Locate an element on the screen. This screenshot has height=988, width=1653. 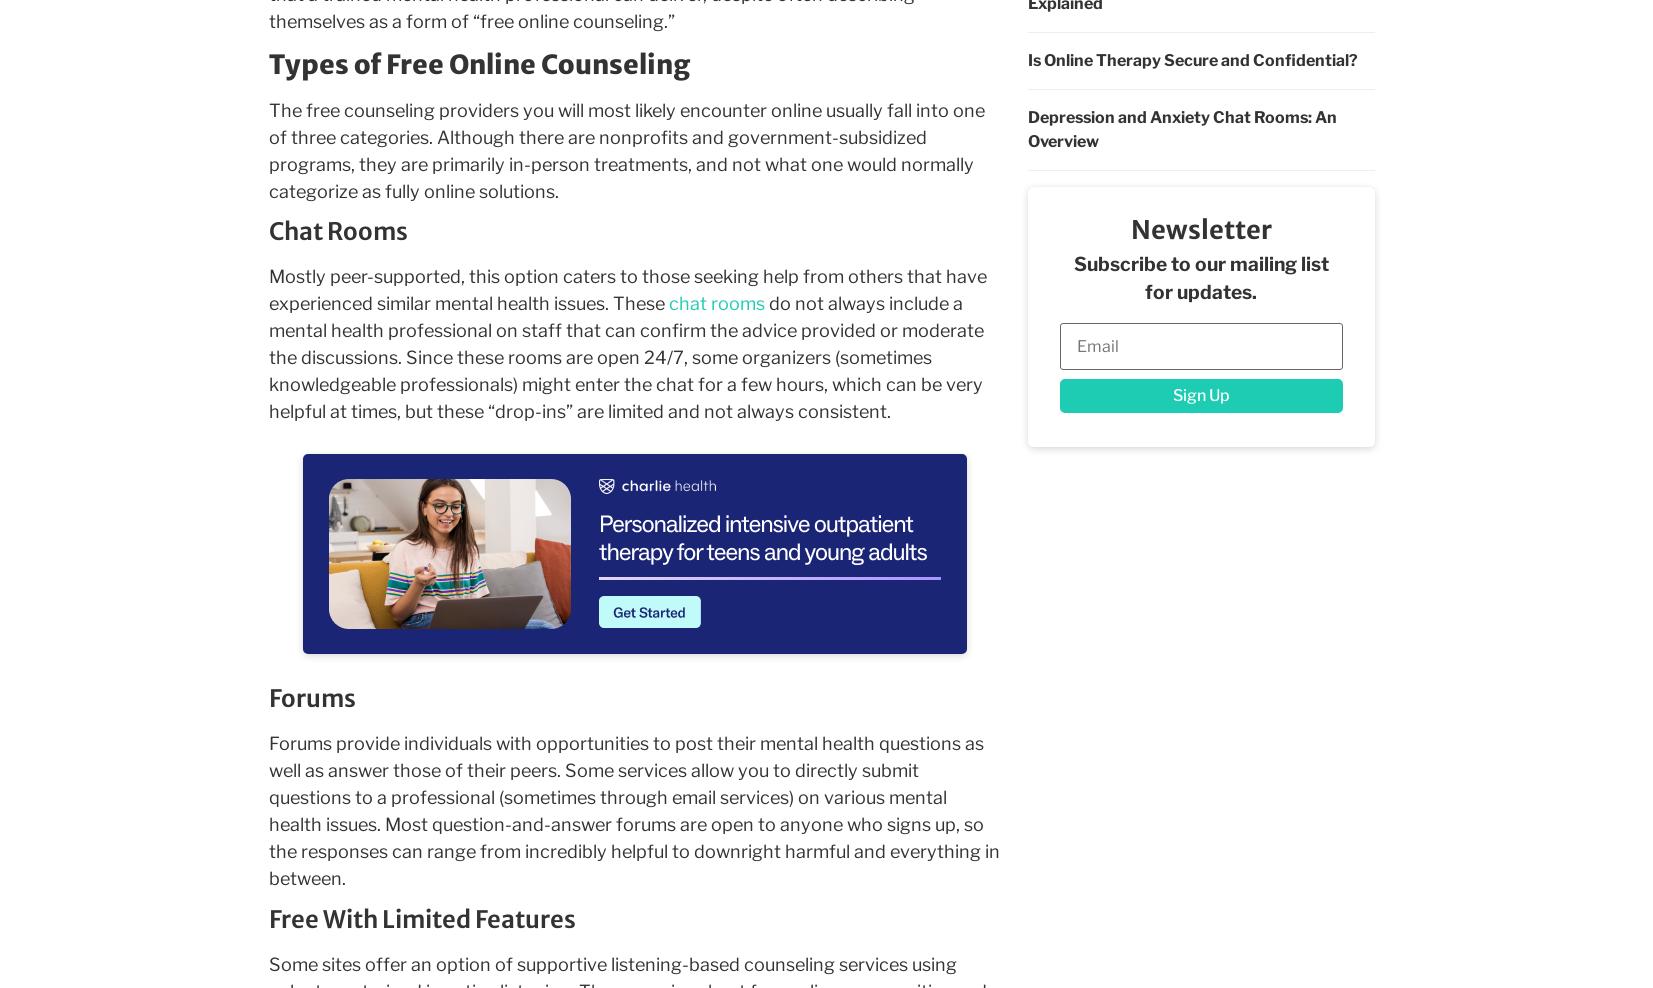
'do not always include a mental health professional on staff that can confirm the advice provided or moderate the discussions. Since these rooms are open 24/7, some organizers (sometimes knowledgeable professionals) might enter the chat for a few hours, which can be very helpful at times, but these “drop-ins” are limited and not always consistent.' is located at coordinates (624, 356).